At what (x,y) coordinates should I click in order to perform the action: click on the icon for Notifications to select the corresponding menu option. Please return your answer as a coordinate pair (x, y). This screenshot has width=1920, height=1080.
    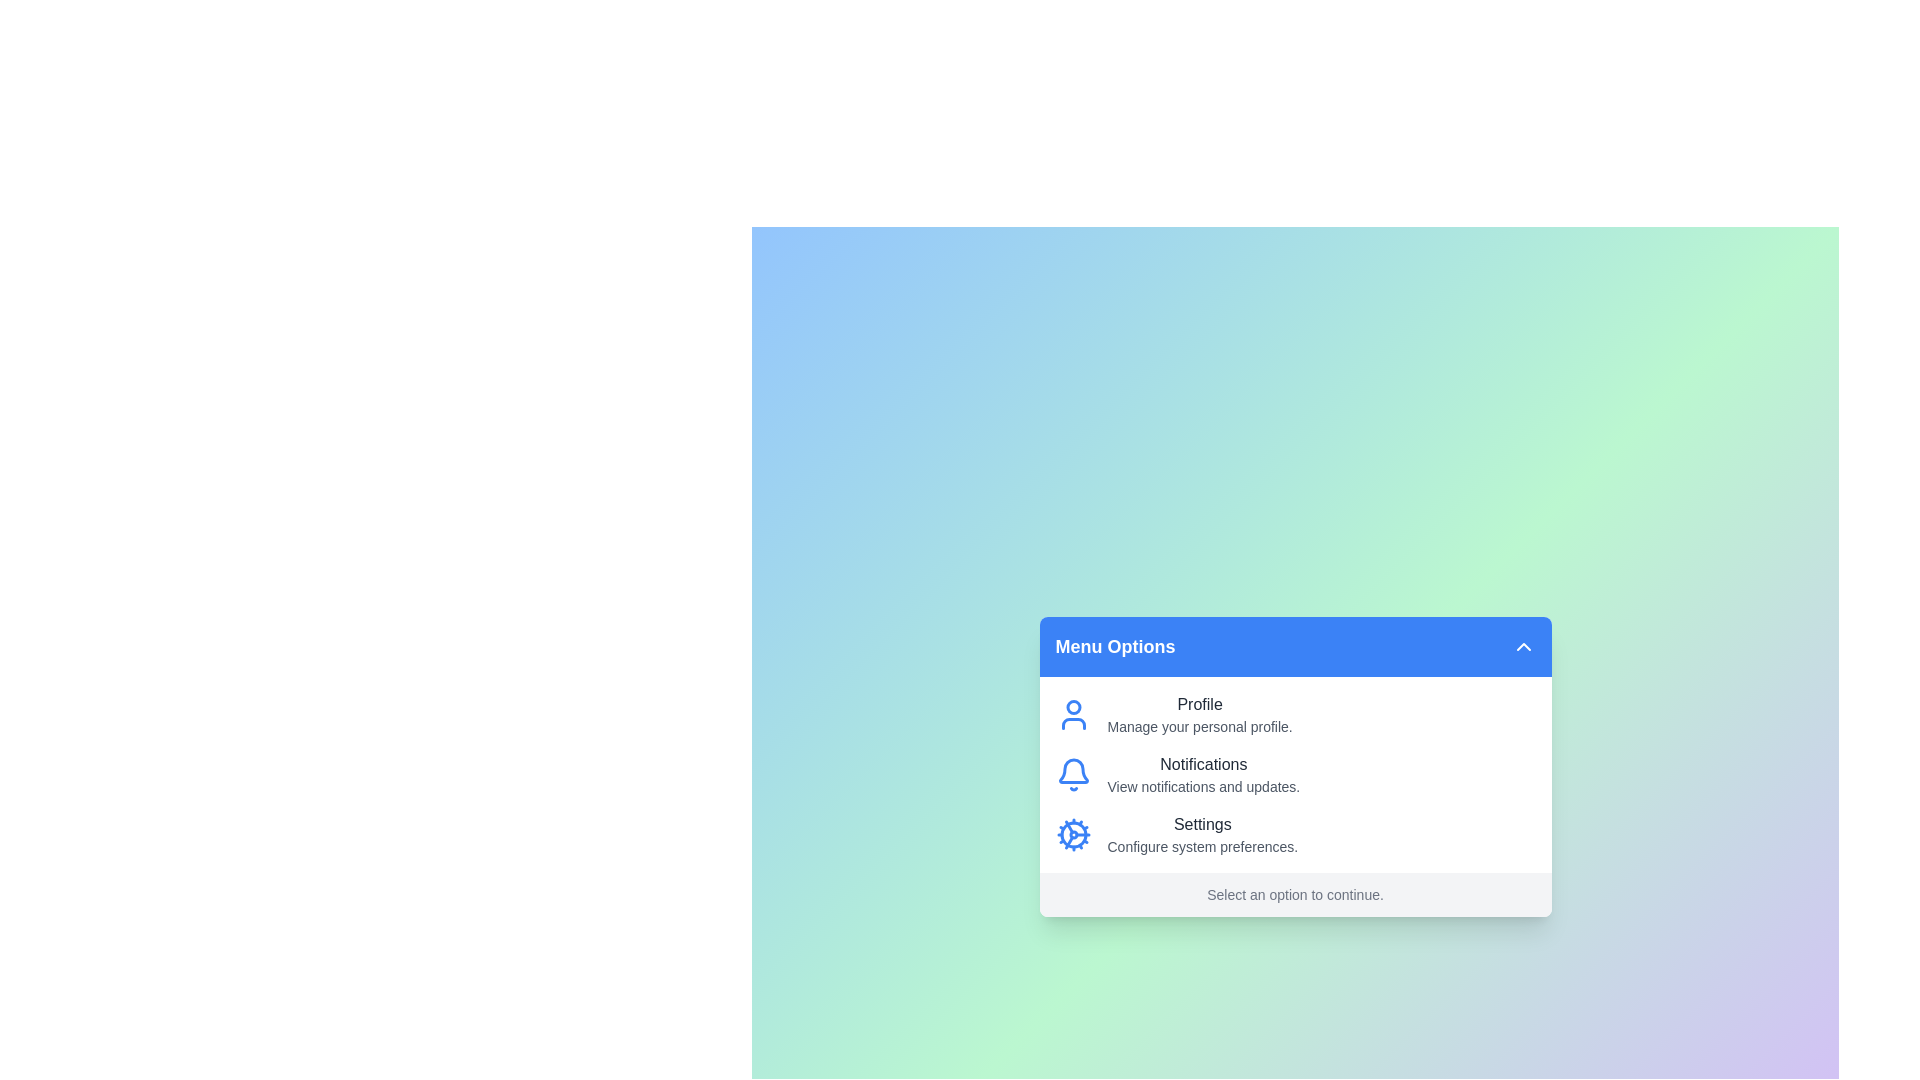
    Looking at the image, I should click on (1072, 774).